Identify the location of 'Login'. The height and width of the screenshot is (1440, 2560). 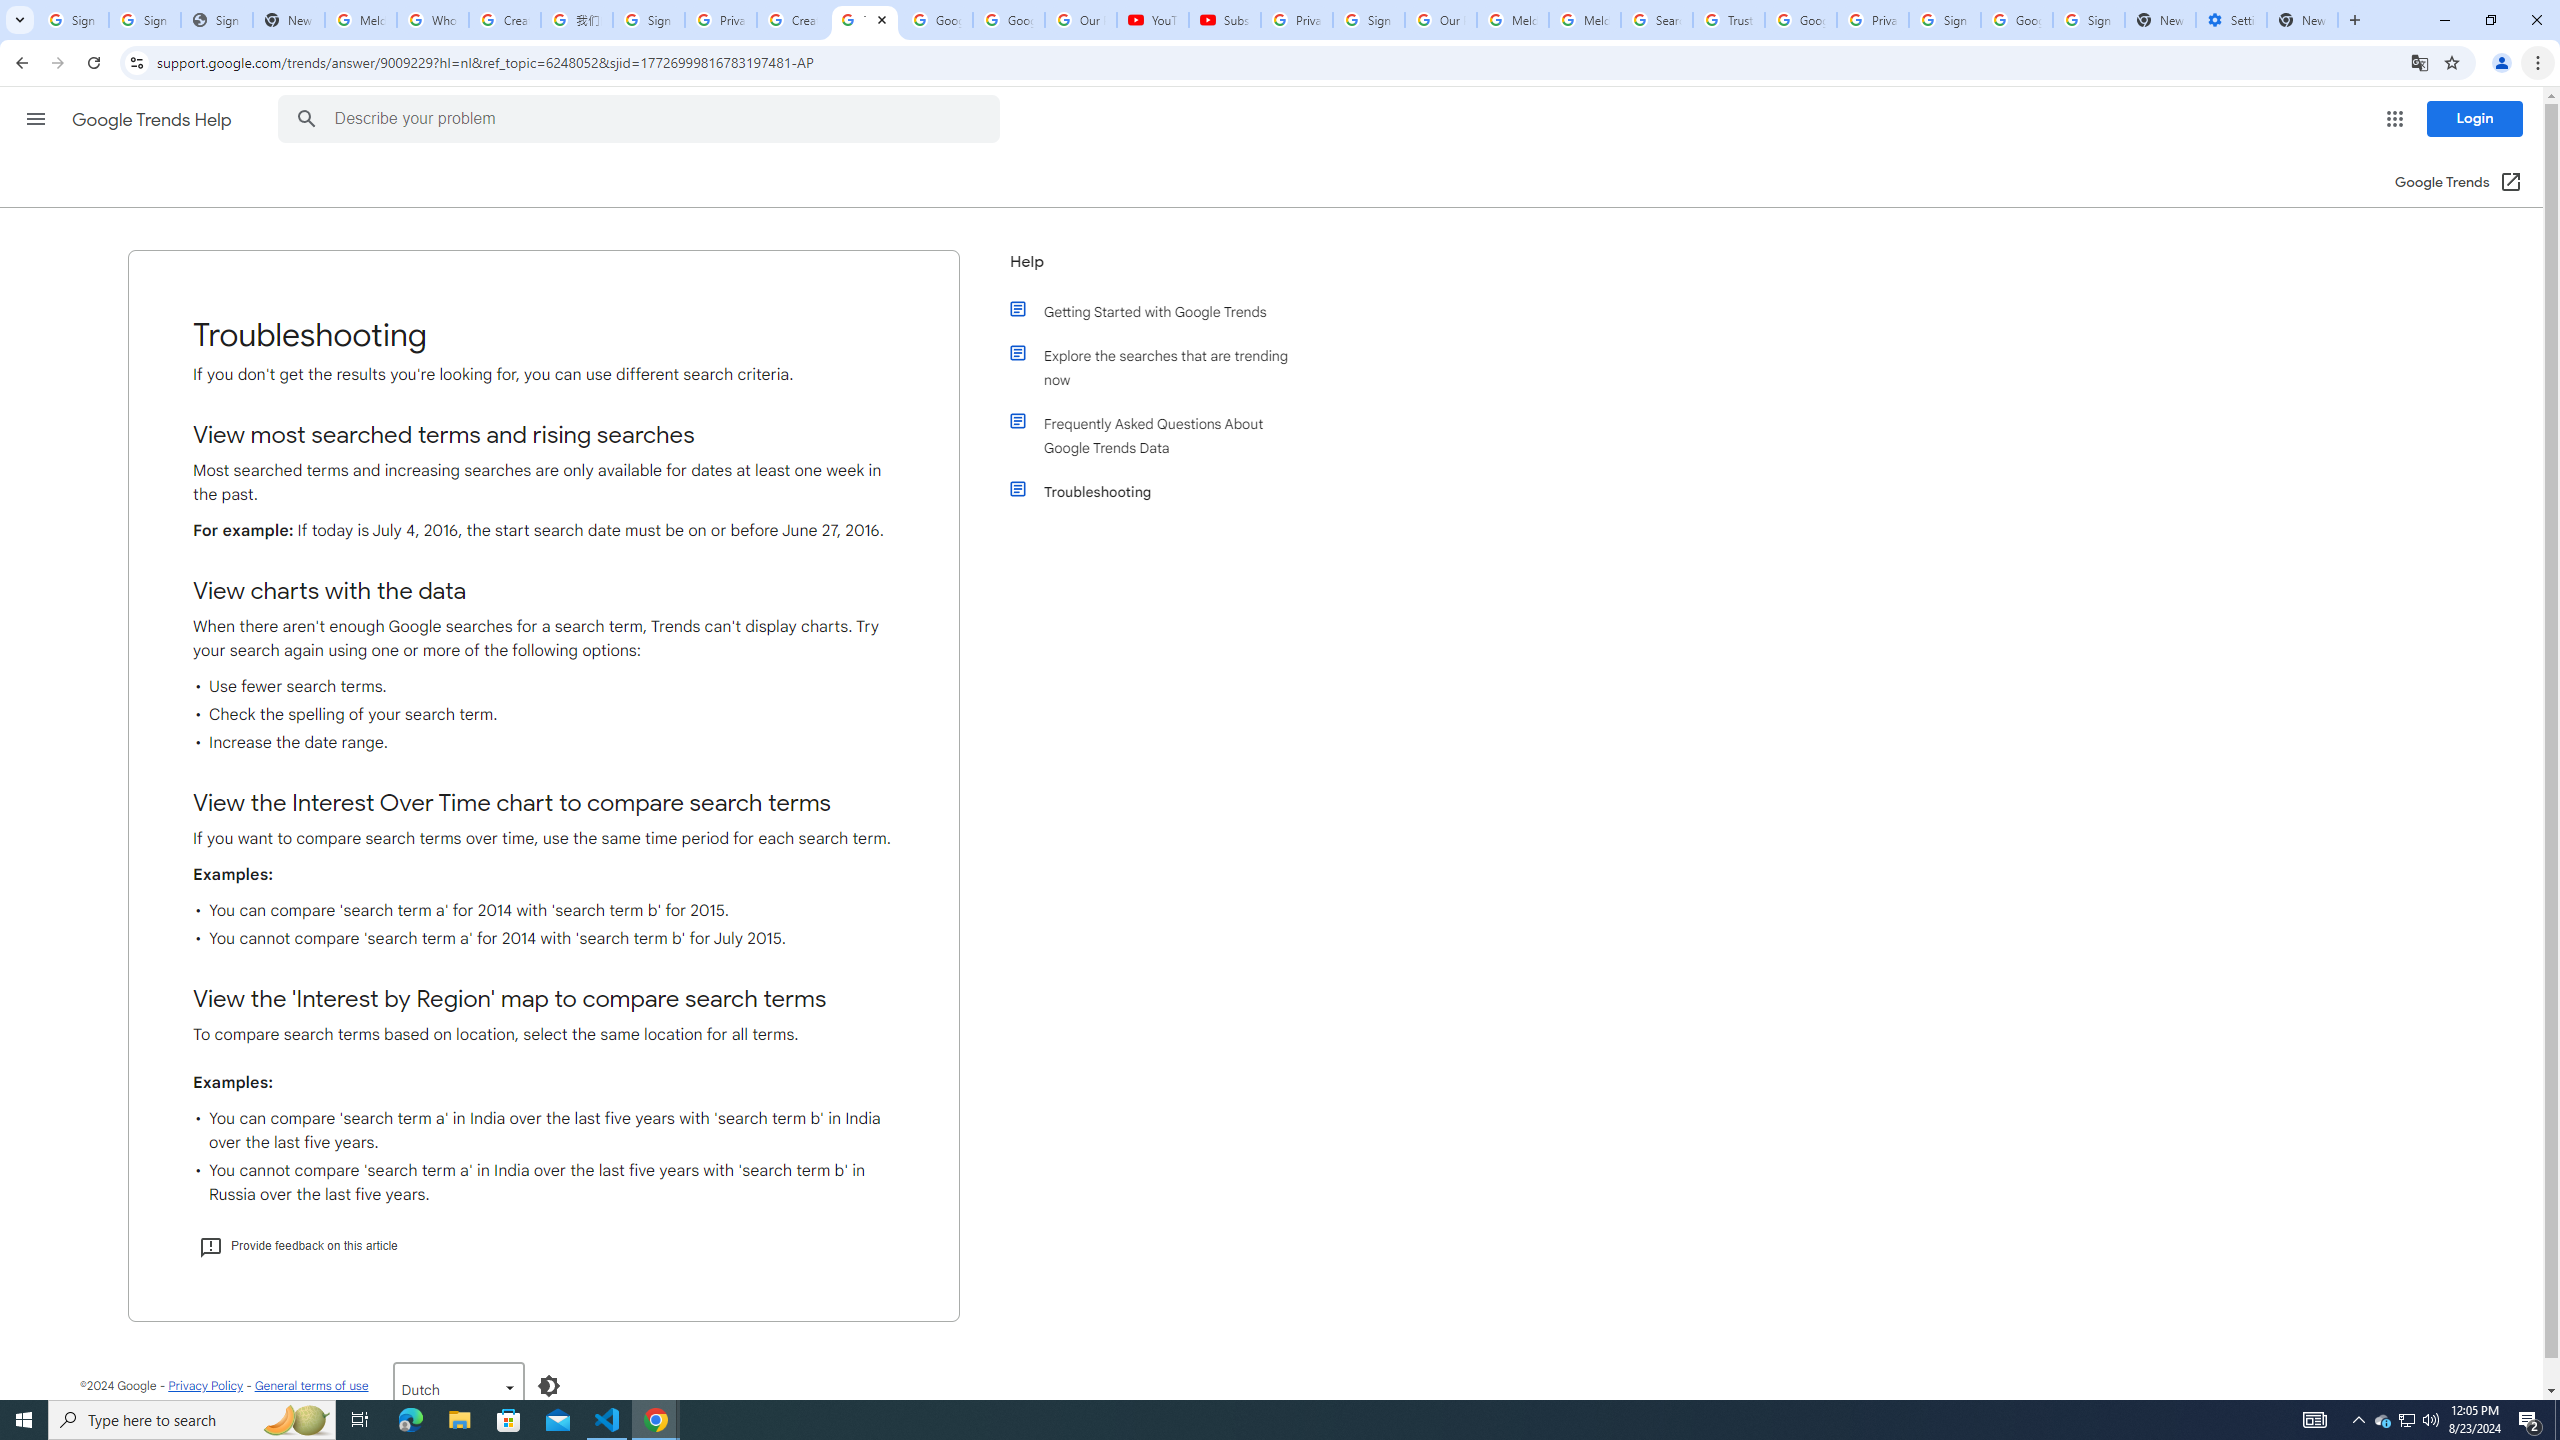
(2474, 118).